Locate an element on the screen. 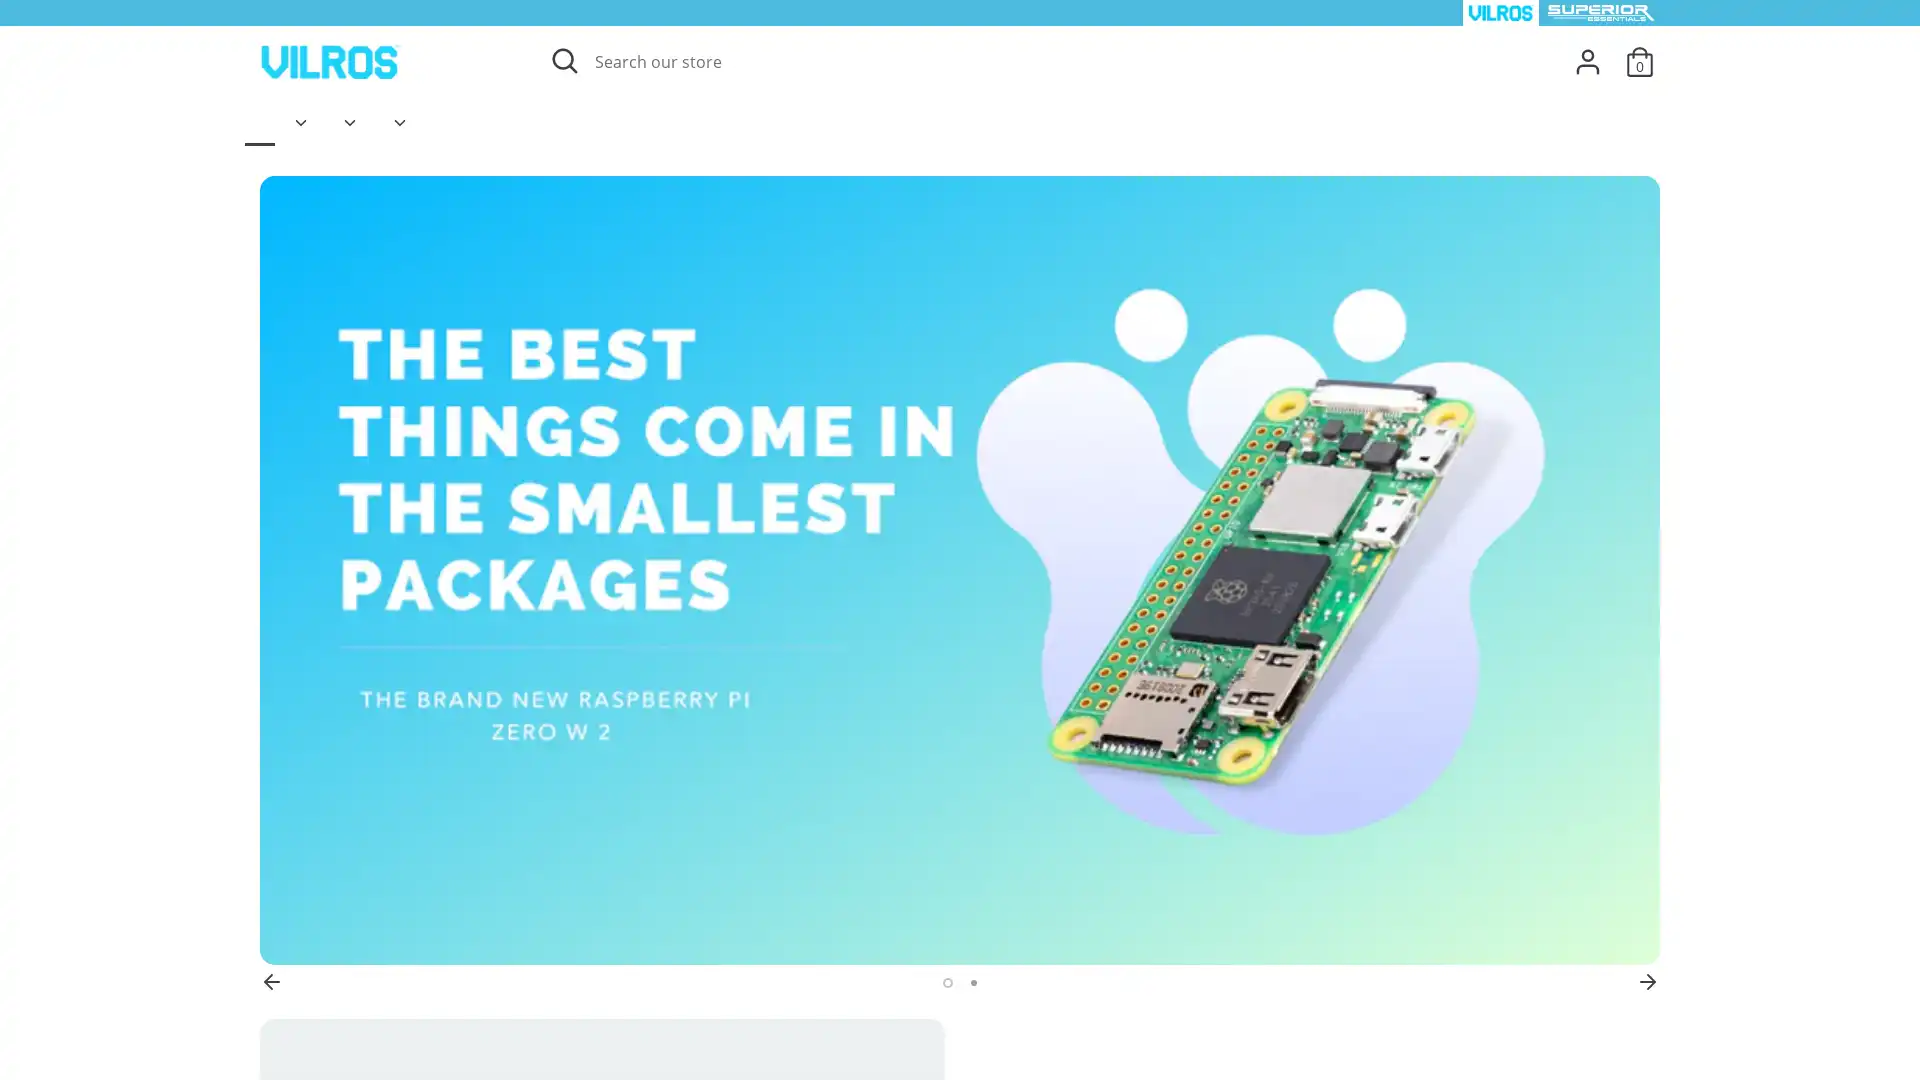 The height and width of the screenshot is (1080, 1920). Next is located at coordinates (1647, 981).